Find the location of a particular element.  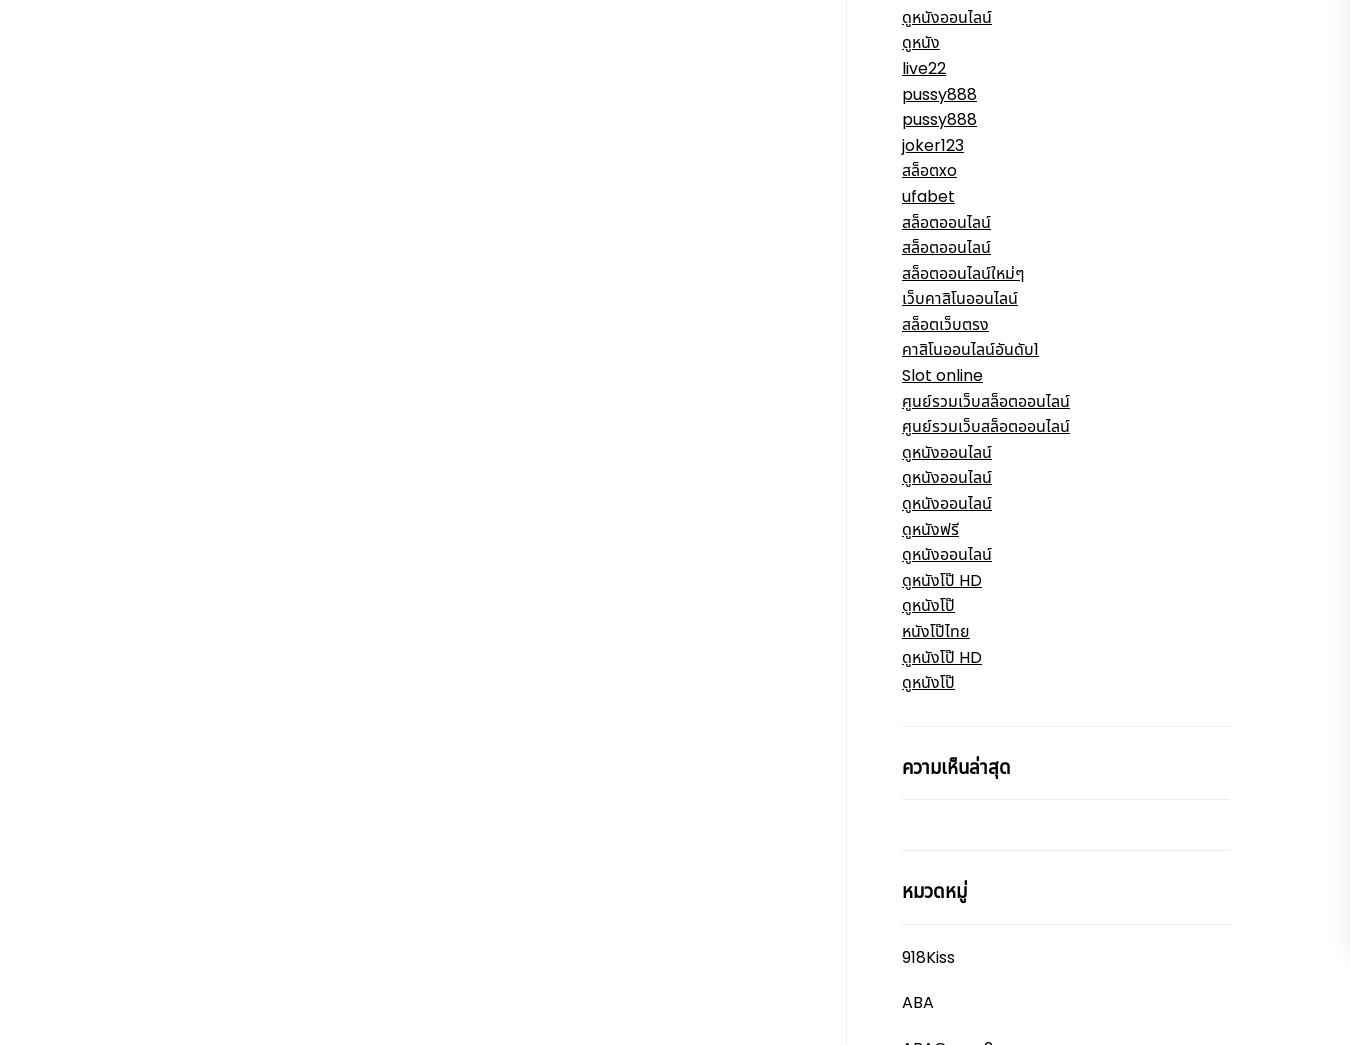

'joker123' is located at coordinates (900, 143).